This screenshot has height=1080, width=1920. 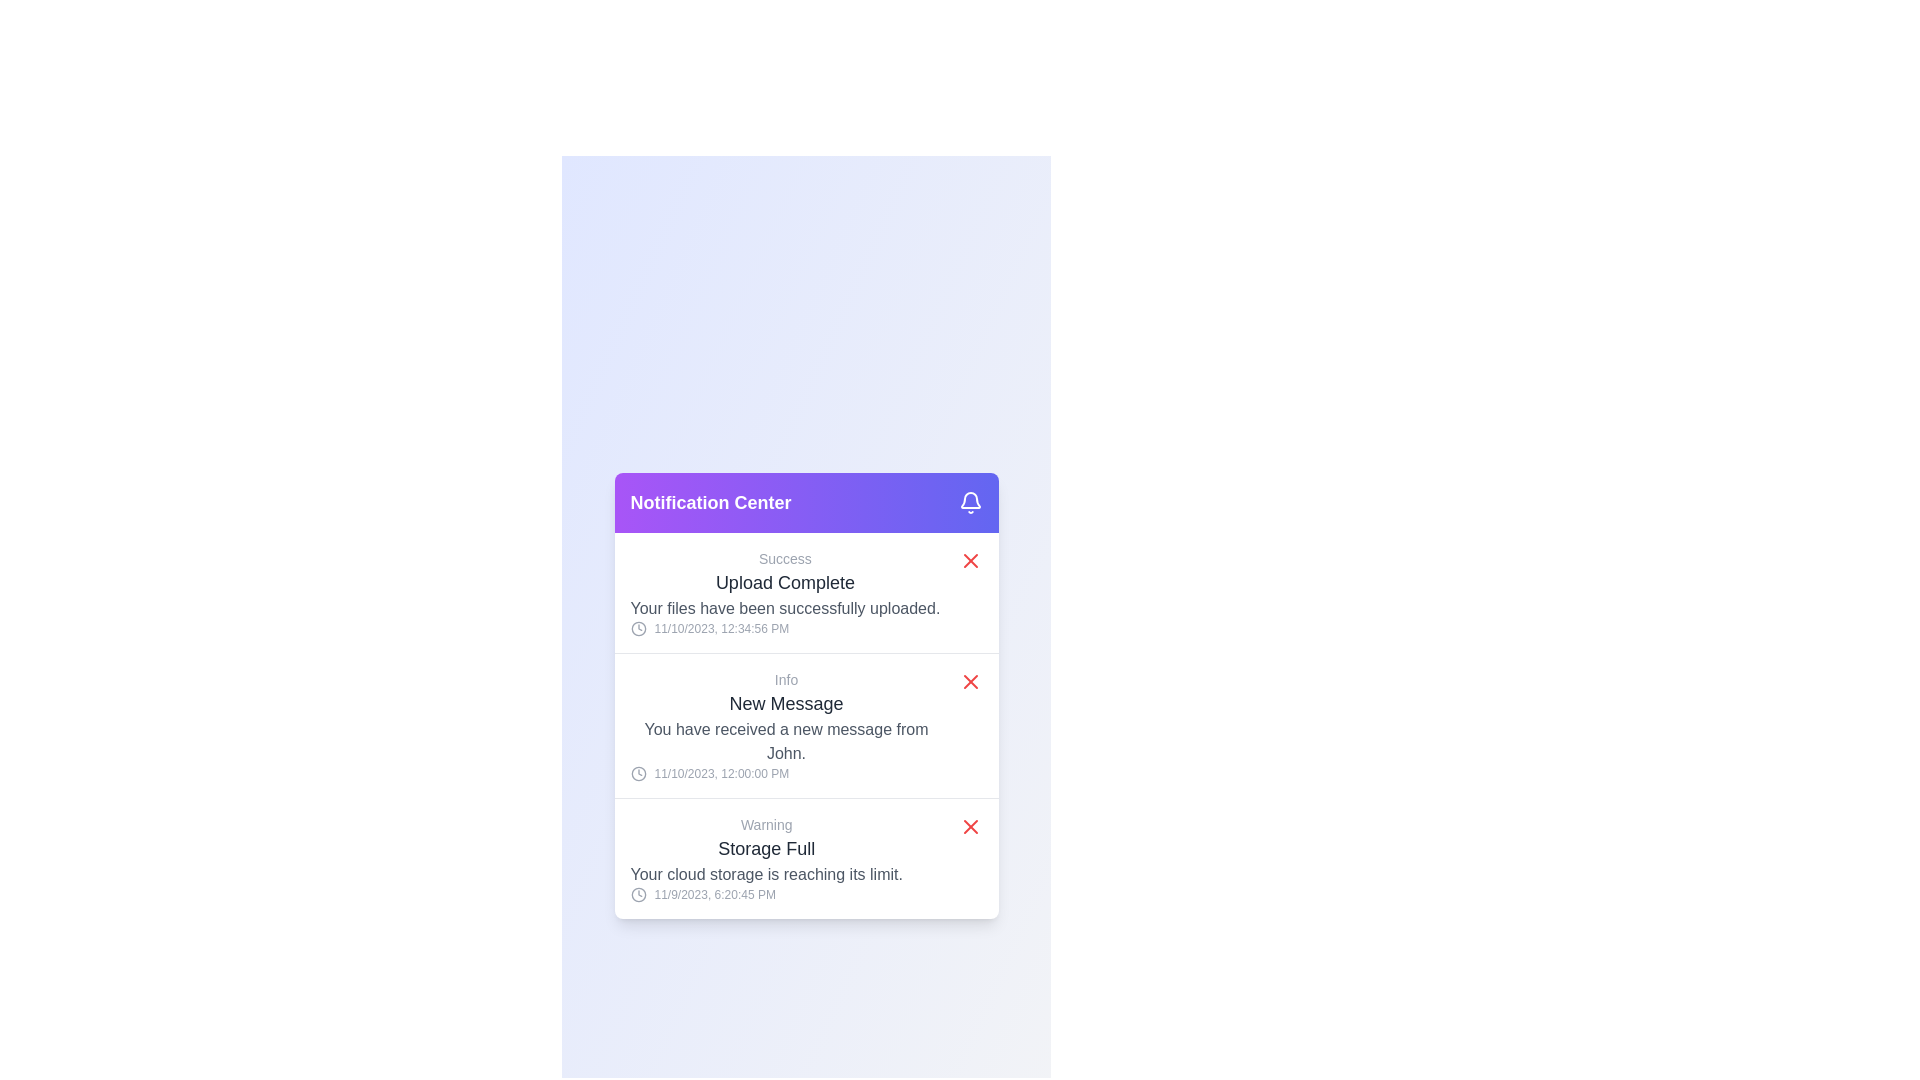 I want to click on the first notification entry in the Notification Center that displays 'Success' above 'Upload Complete', so click(x=806, y=592).